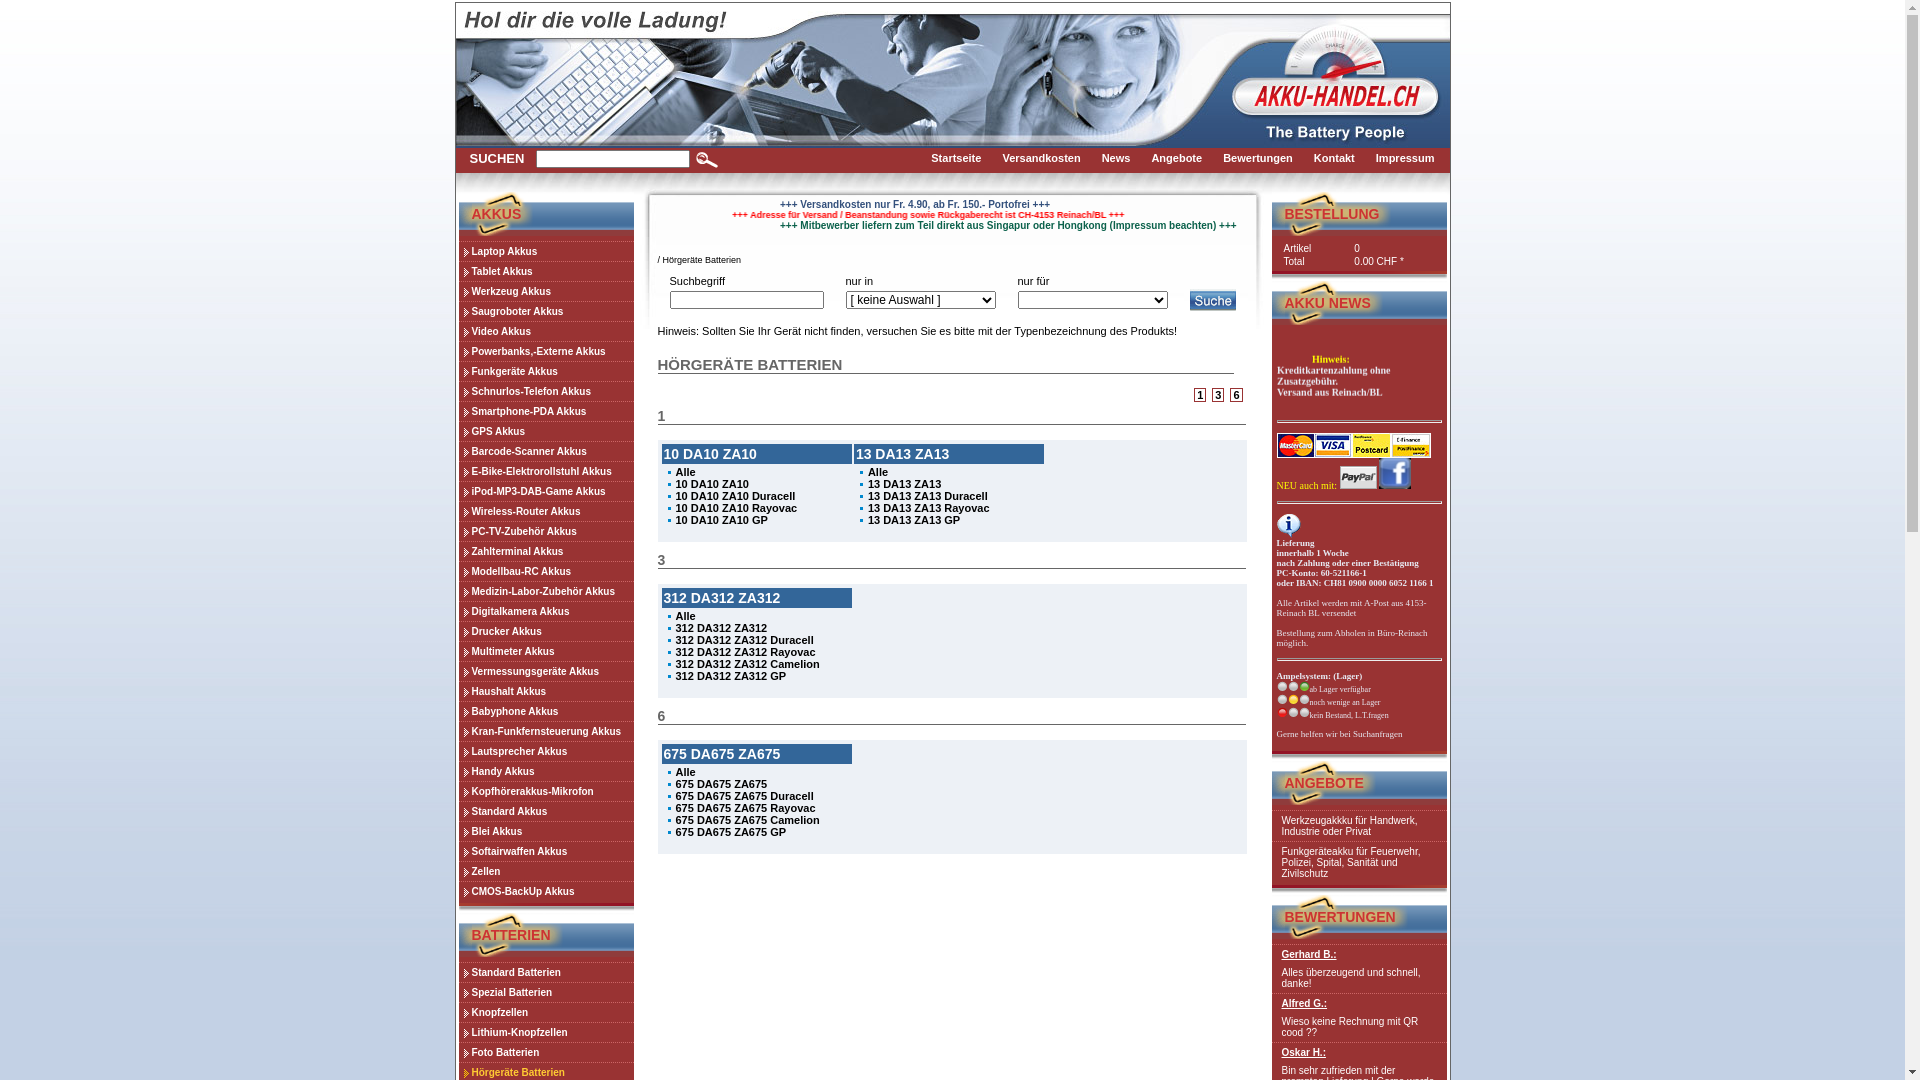 Image resolution: width=1920 pixels, height=1080 pixels. Describe the element at coordinates (926, 495) in the screenshot. I see `'13 DA13 ZA13 Duracell'` at that location.